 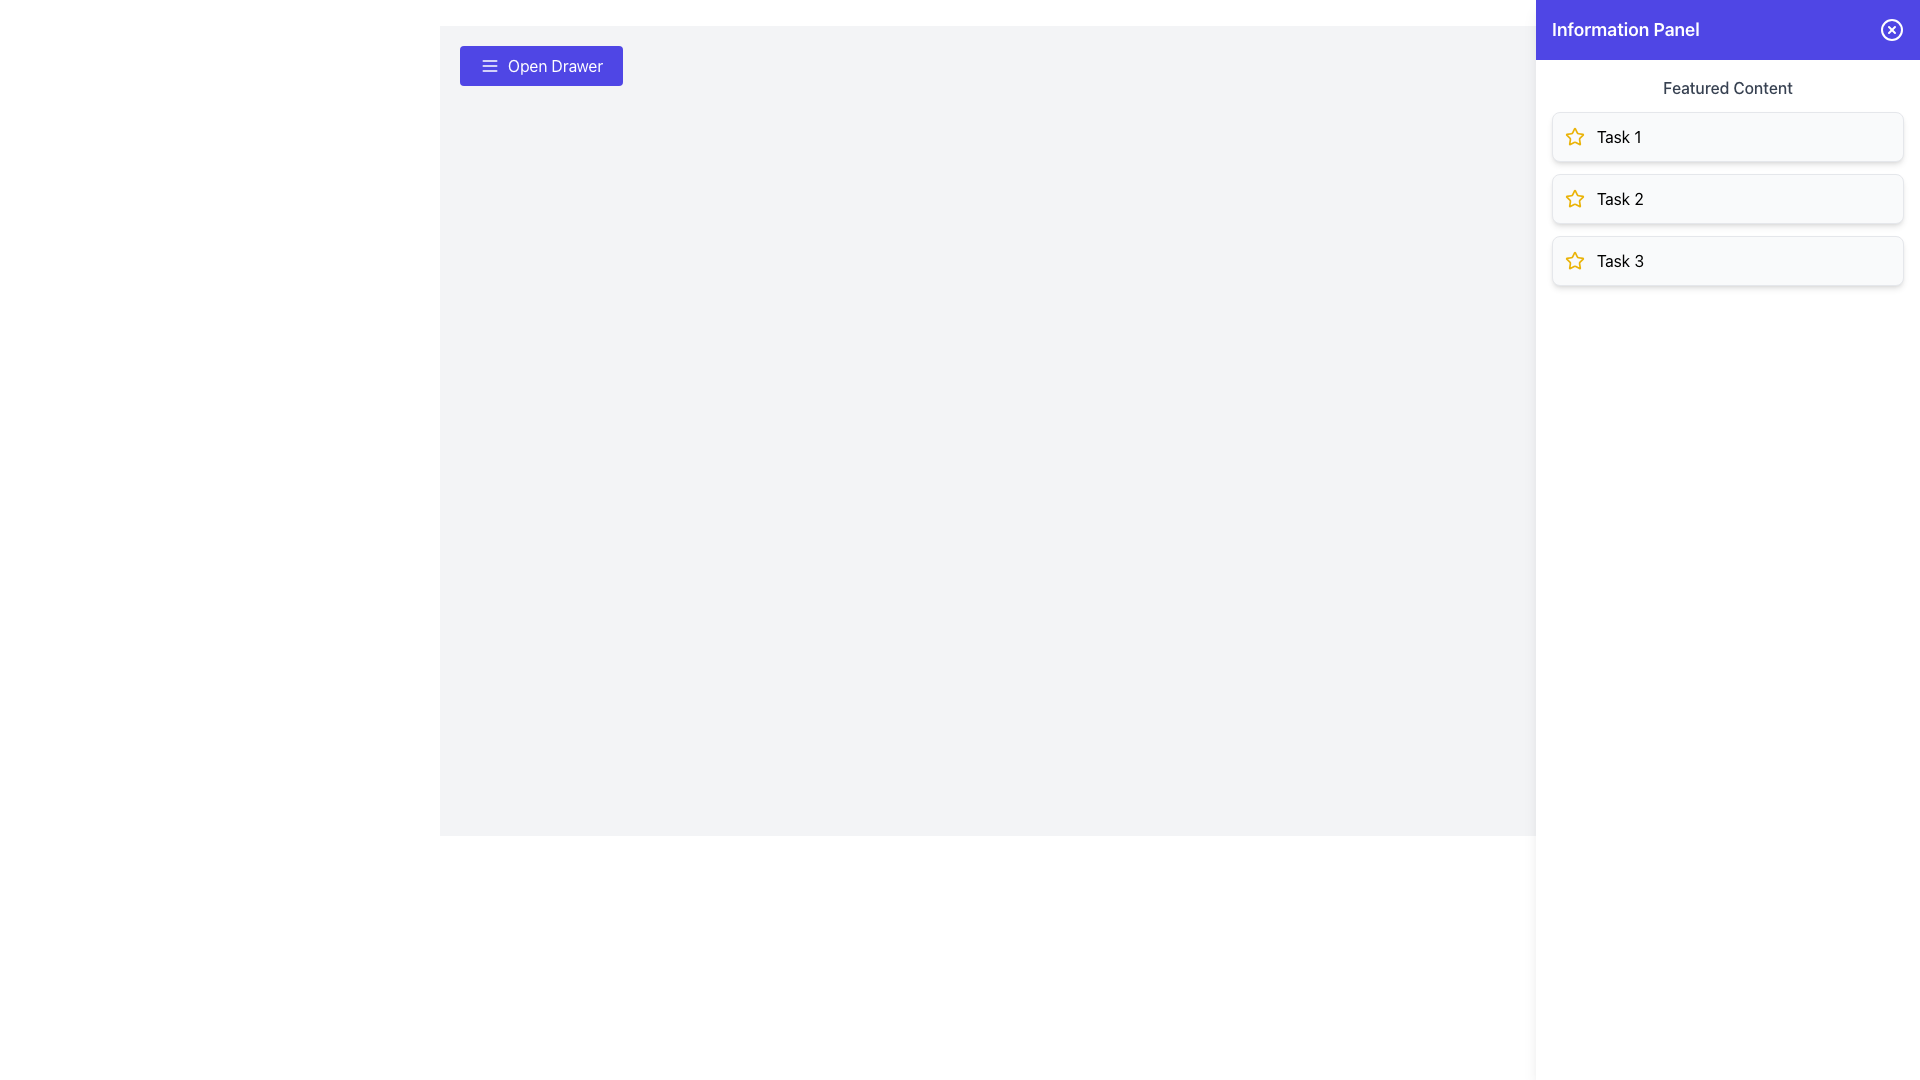 What do you see at coordinates (1625, 30) in the screenshot?
I see `the Static Text Label located at the top-right corner of the interface, which serves as a header indicating the title or purpose of the current panel` at bounding box center [1625, 30].